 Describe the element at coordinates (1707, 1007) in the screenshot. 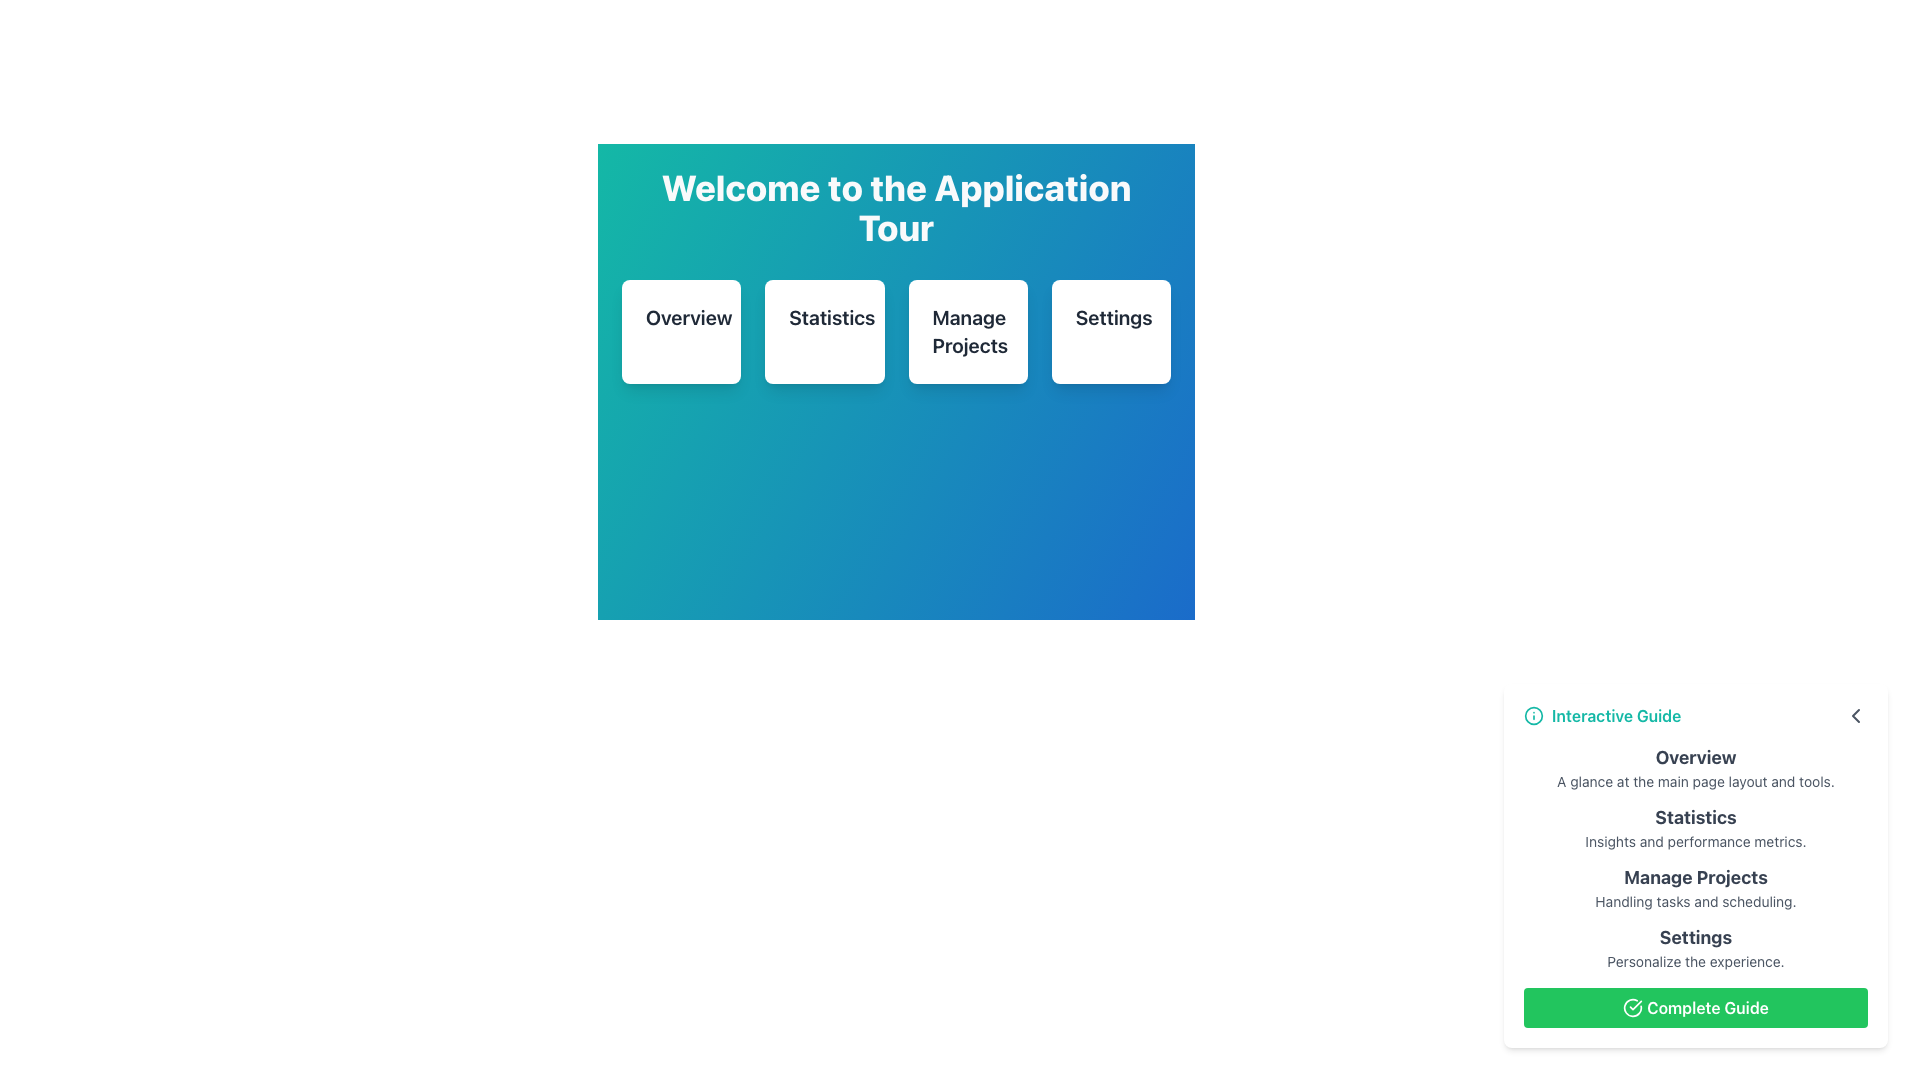

I see `the 'Complete Guide' text label within the green button at the bottom of the 'Interactive Guide' panel to interact with the button` at that location.